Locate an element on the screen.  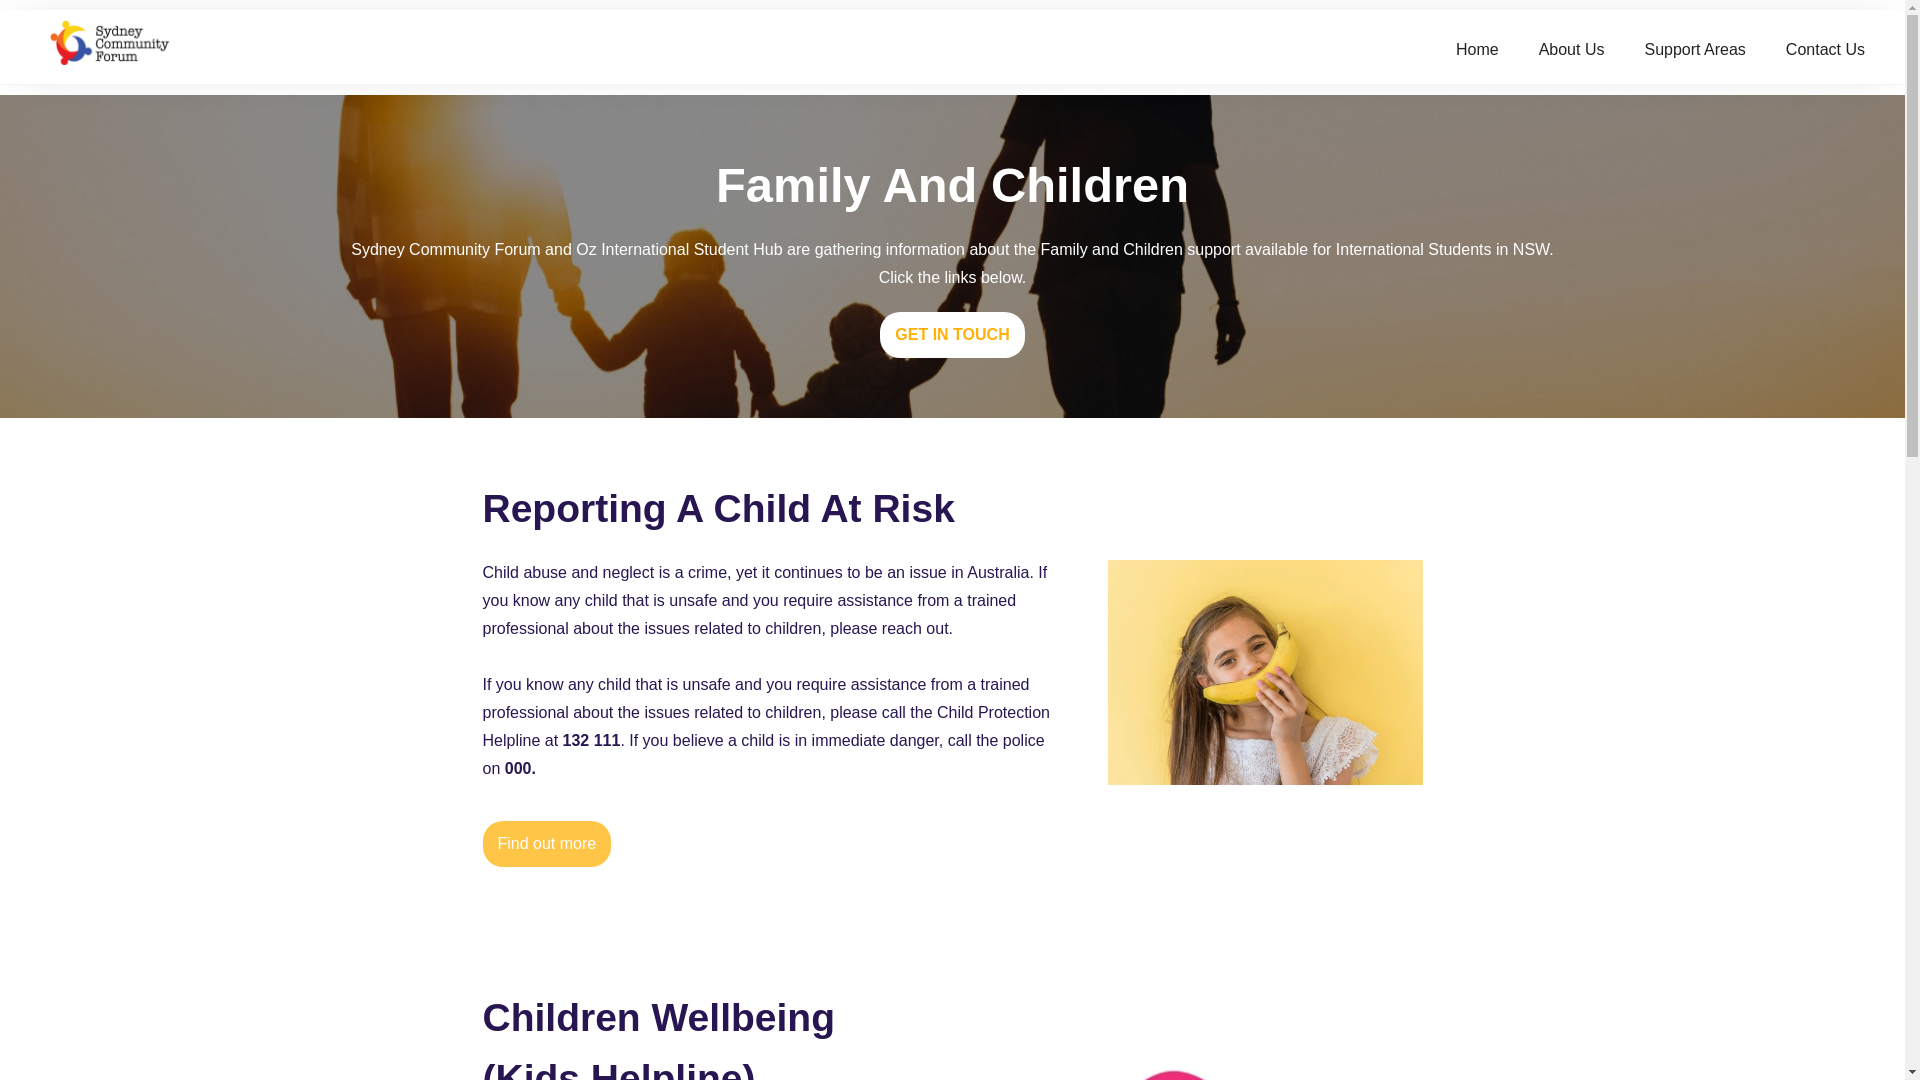
'Support Areas' is located at coordinates (1693, 49).